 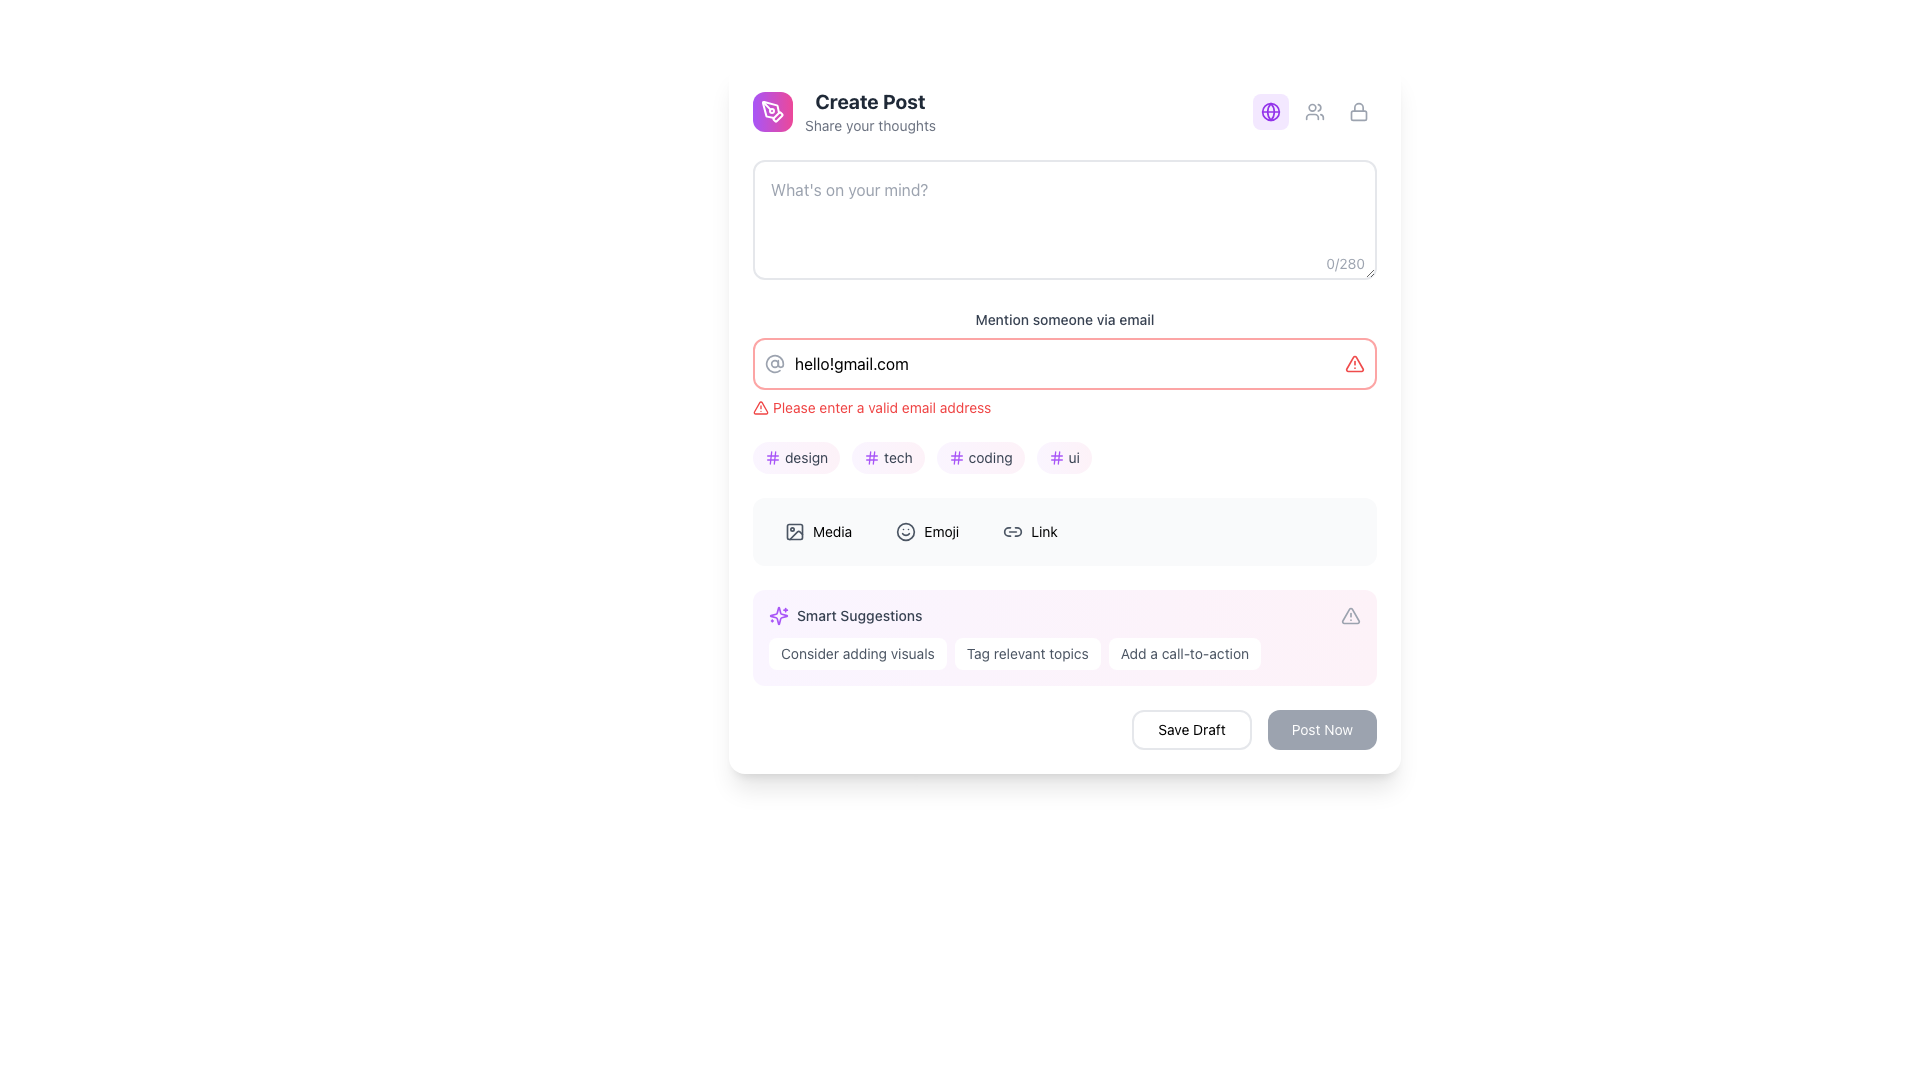 What do you see at coordinates (1191, 729) in the screenshot?
I see `the 'Save Draft' button, which is a rectangular button with rounded corners located at the bottom-right corner of the interface, to observe its hover effect` at bounding box center [1191, 729].